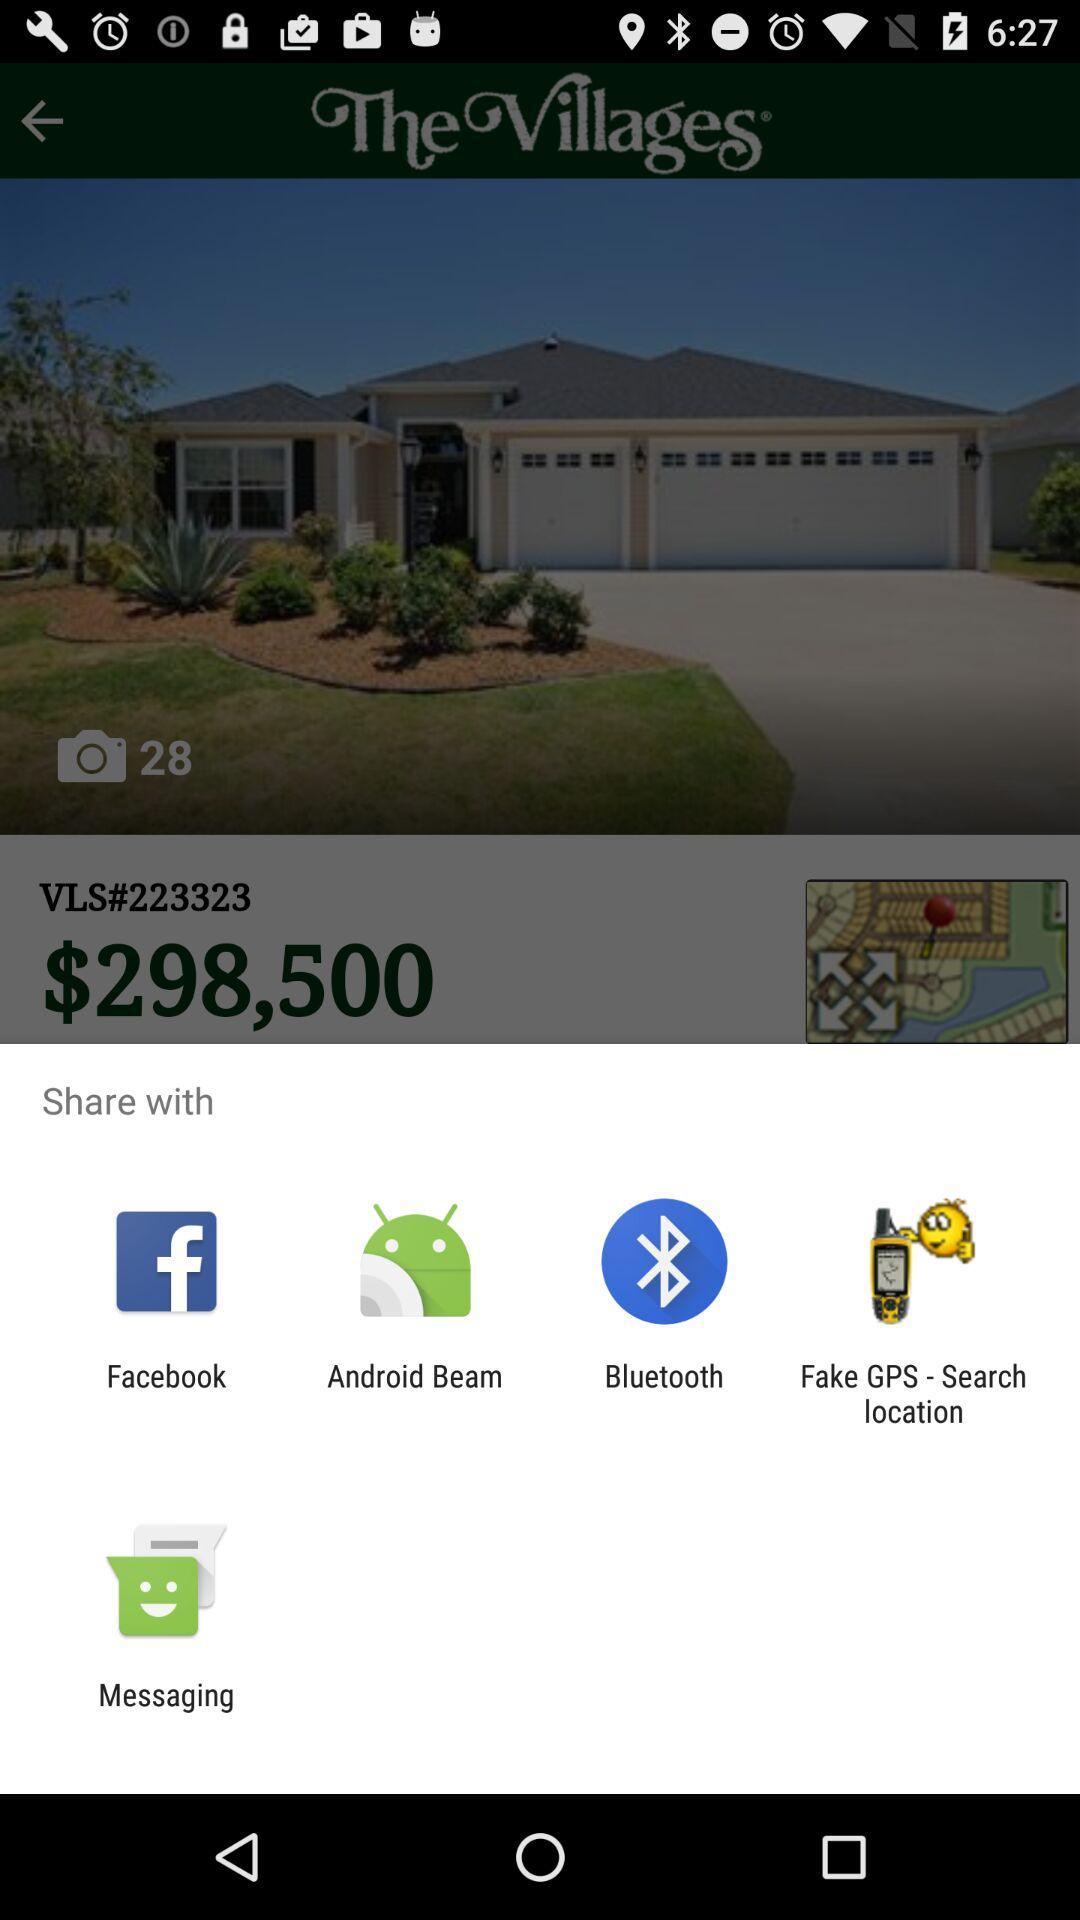 Image resolution: width=1080 pixels, height=1920 pixels. Describe the element at coordinates (913, 1392) in the screenshot. I see `the fake gps search` at that location.